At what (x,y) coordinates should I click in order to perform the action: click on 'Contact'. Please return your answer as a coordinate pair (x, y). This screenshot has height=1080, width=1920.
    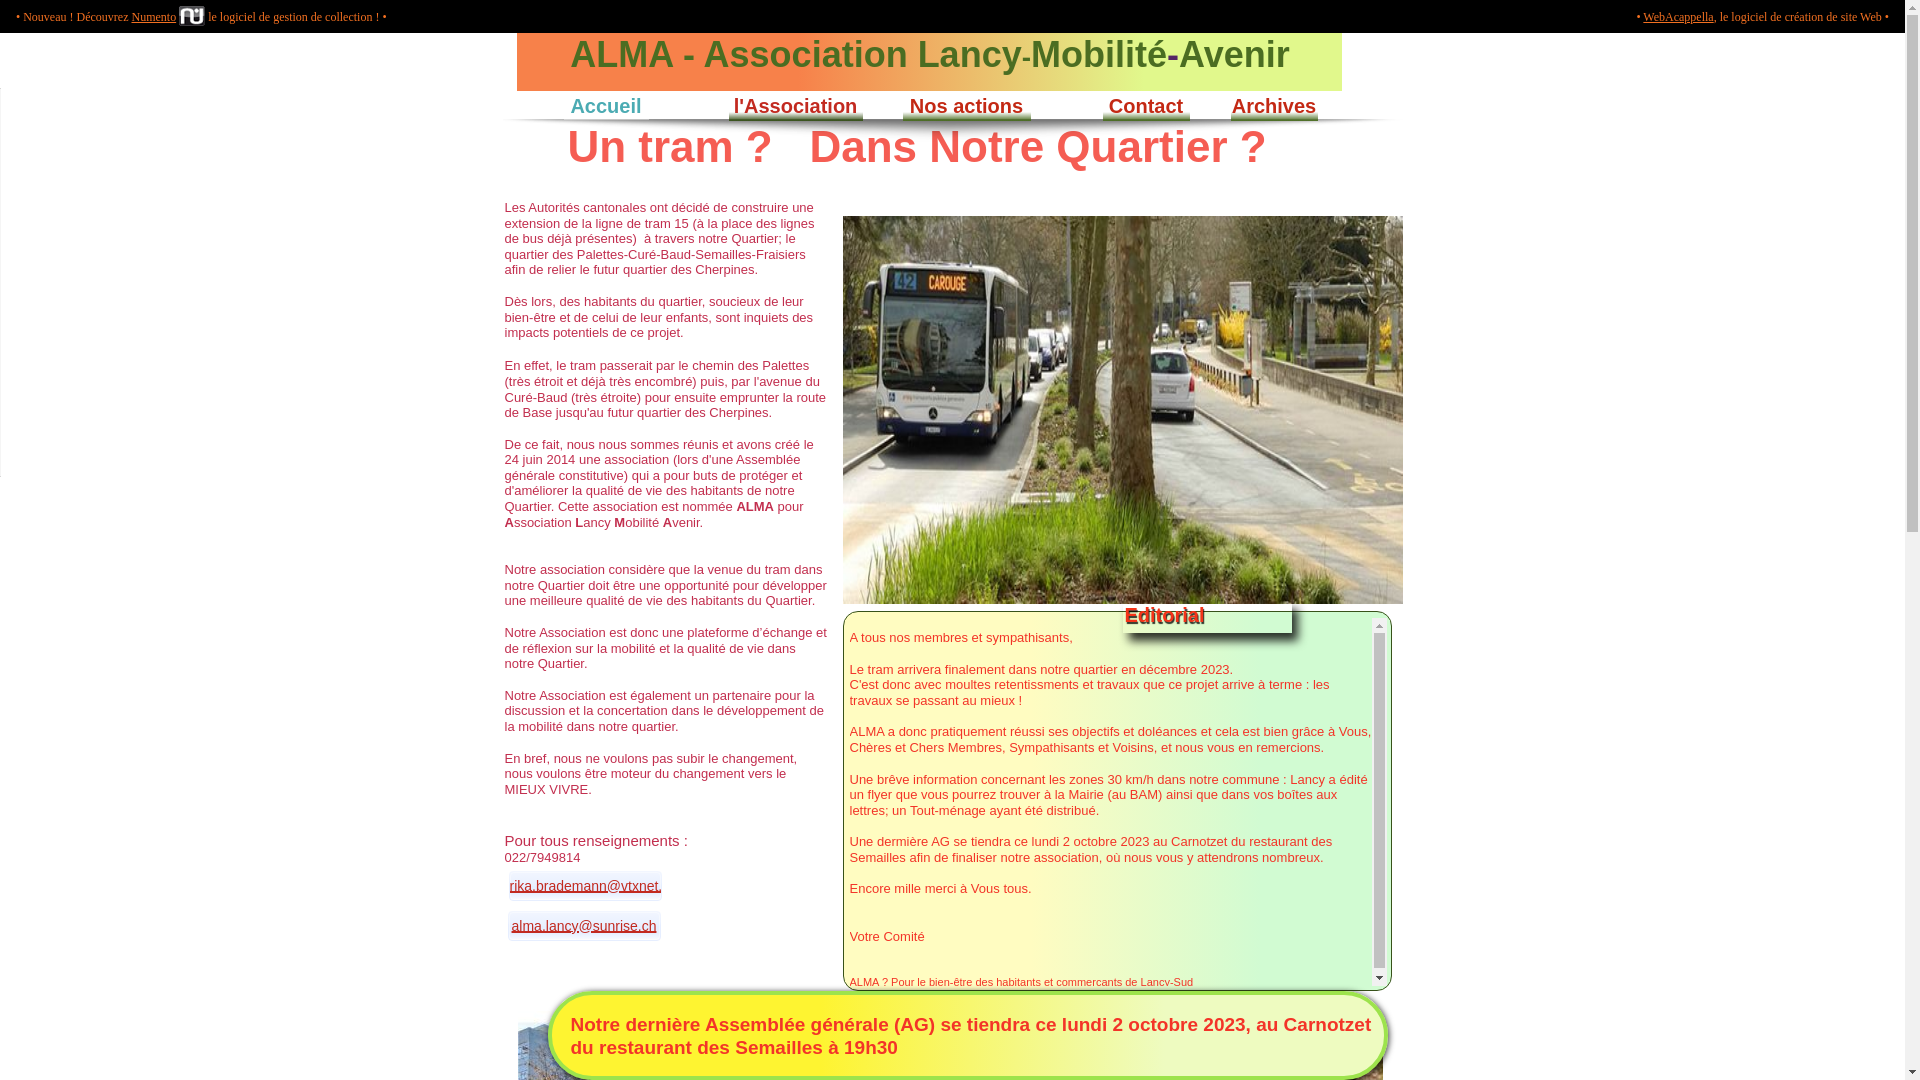
    Looking at the image, I should click on (1146, 104).